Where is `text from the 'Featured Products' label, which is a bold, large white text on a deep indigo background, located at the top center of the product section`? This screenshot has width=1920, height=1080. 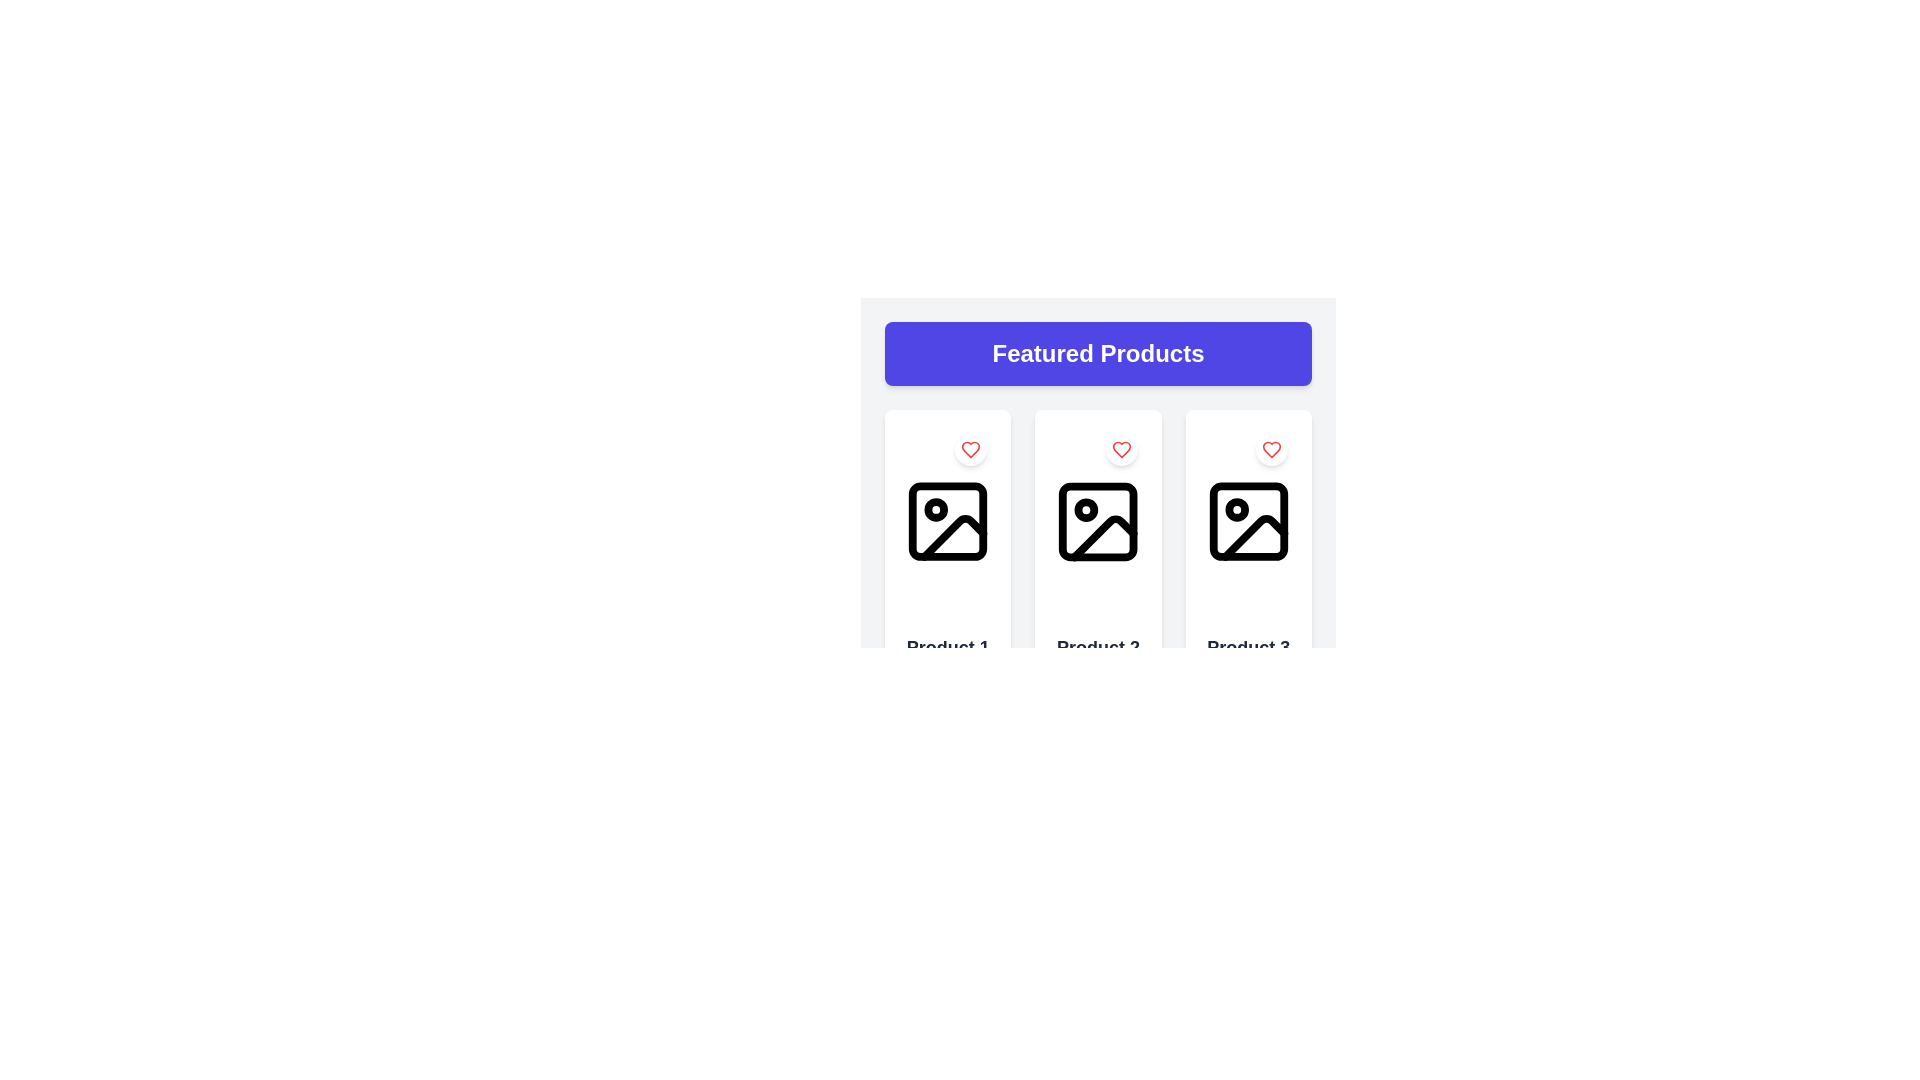 text from the 'Featured Products' label, which is a bold, large white text on a deep indigo background, located at the top center of the product section is located at coordinates (1097, 353).